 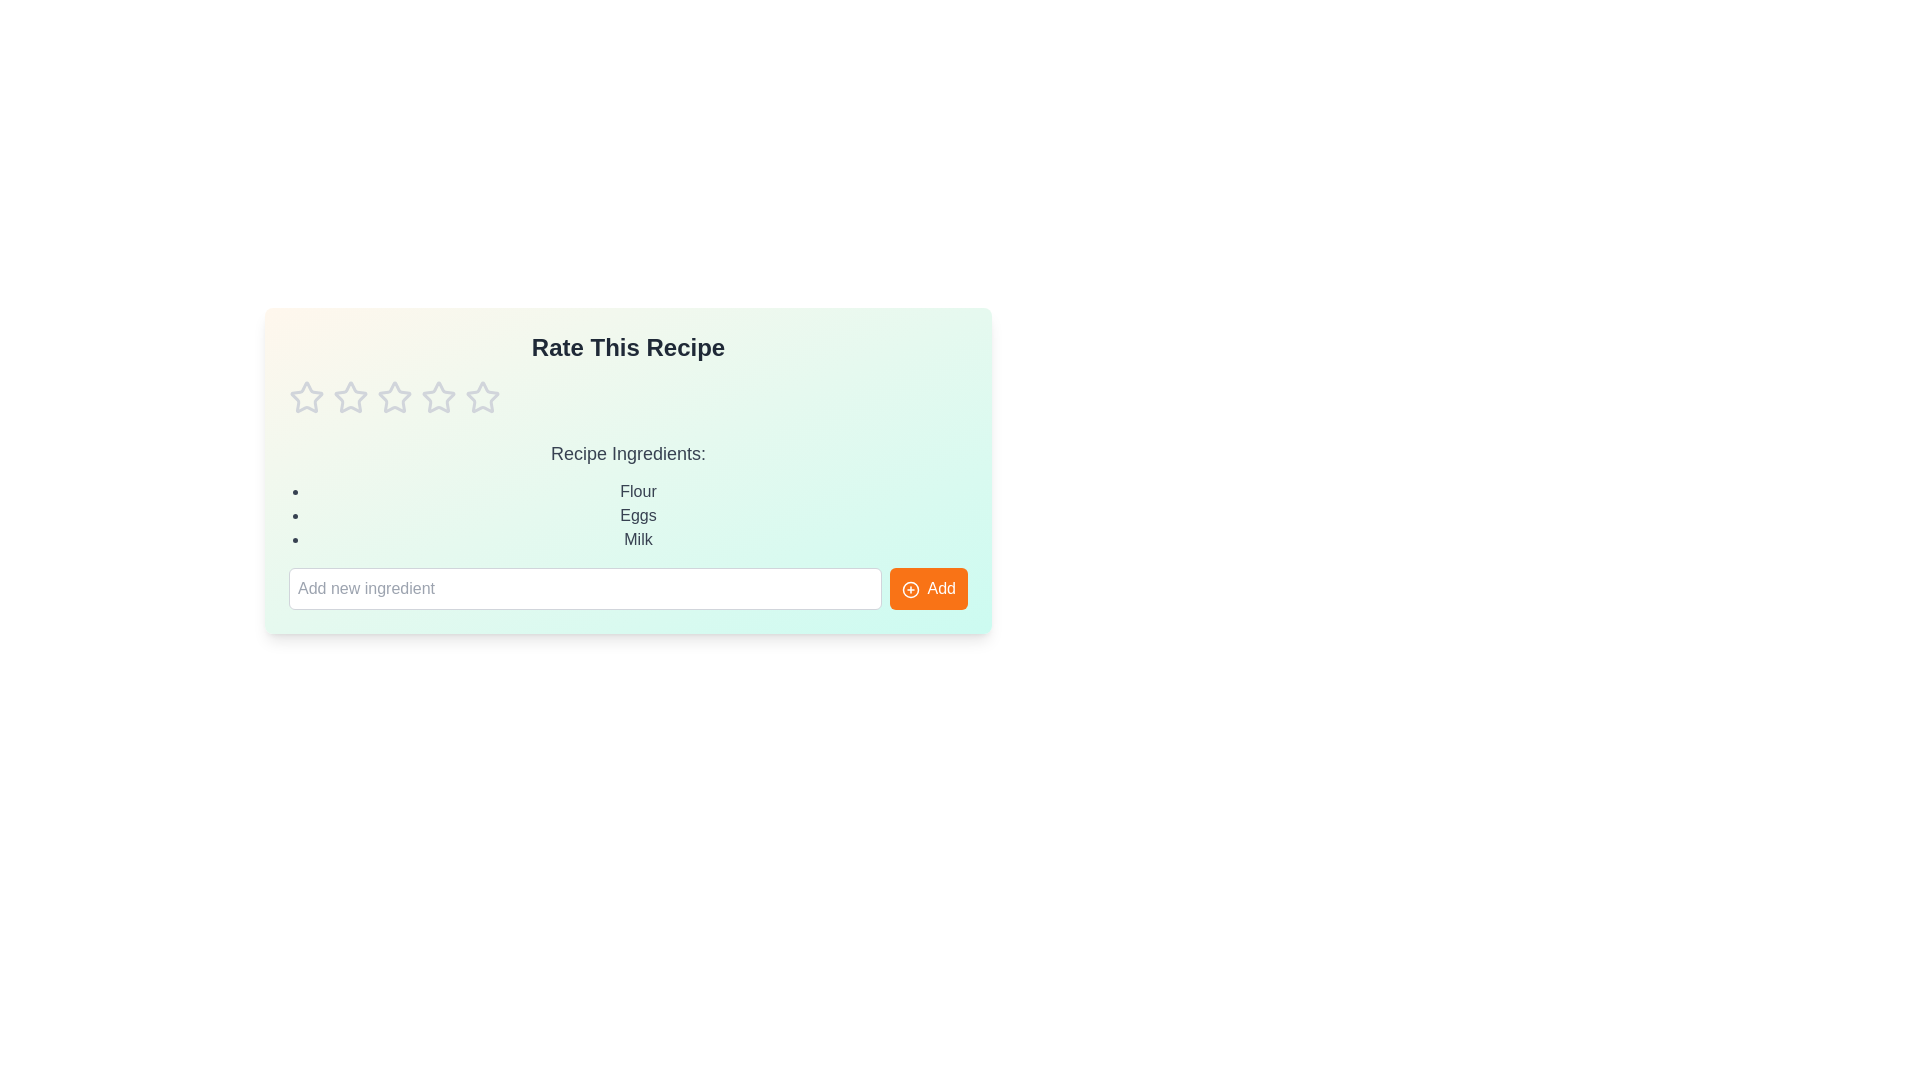 What do you see at coordinates (637, 540) in the screenshot?
I see `the ingredient Milk in the list` at bounding box center [637, 540].